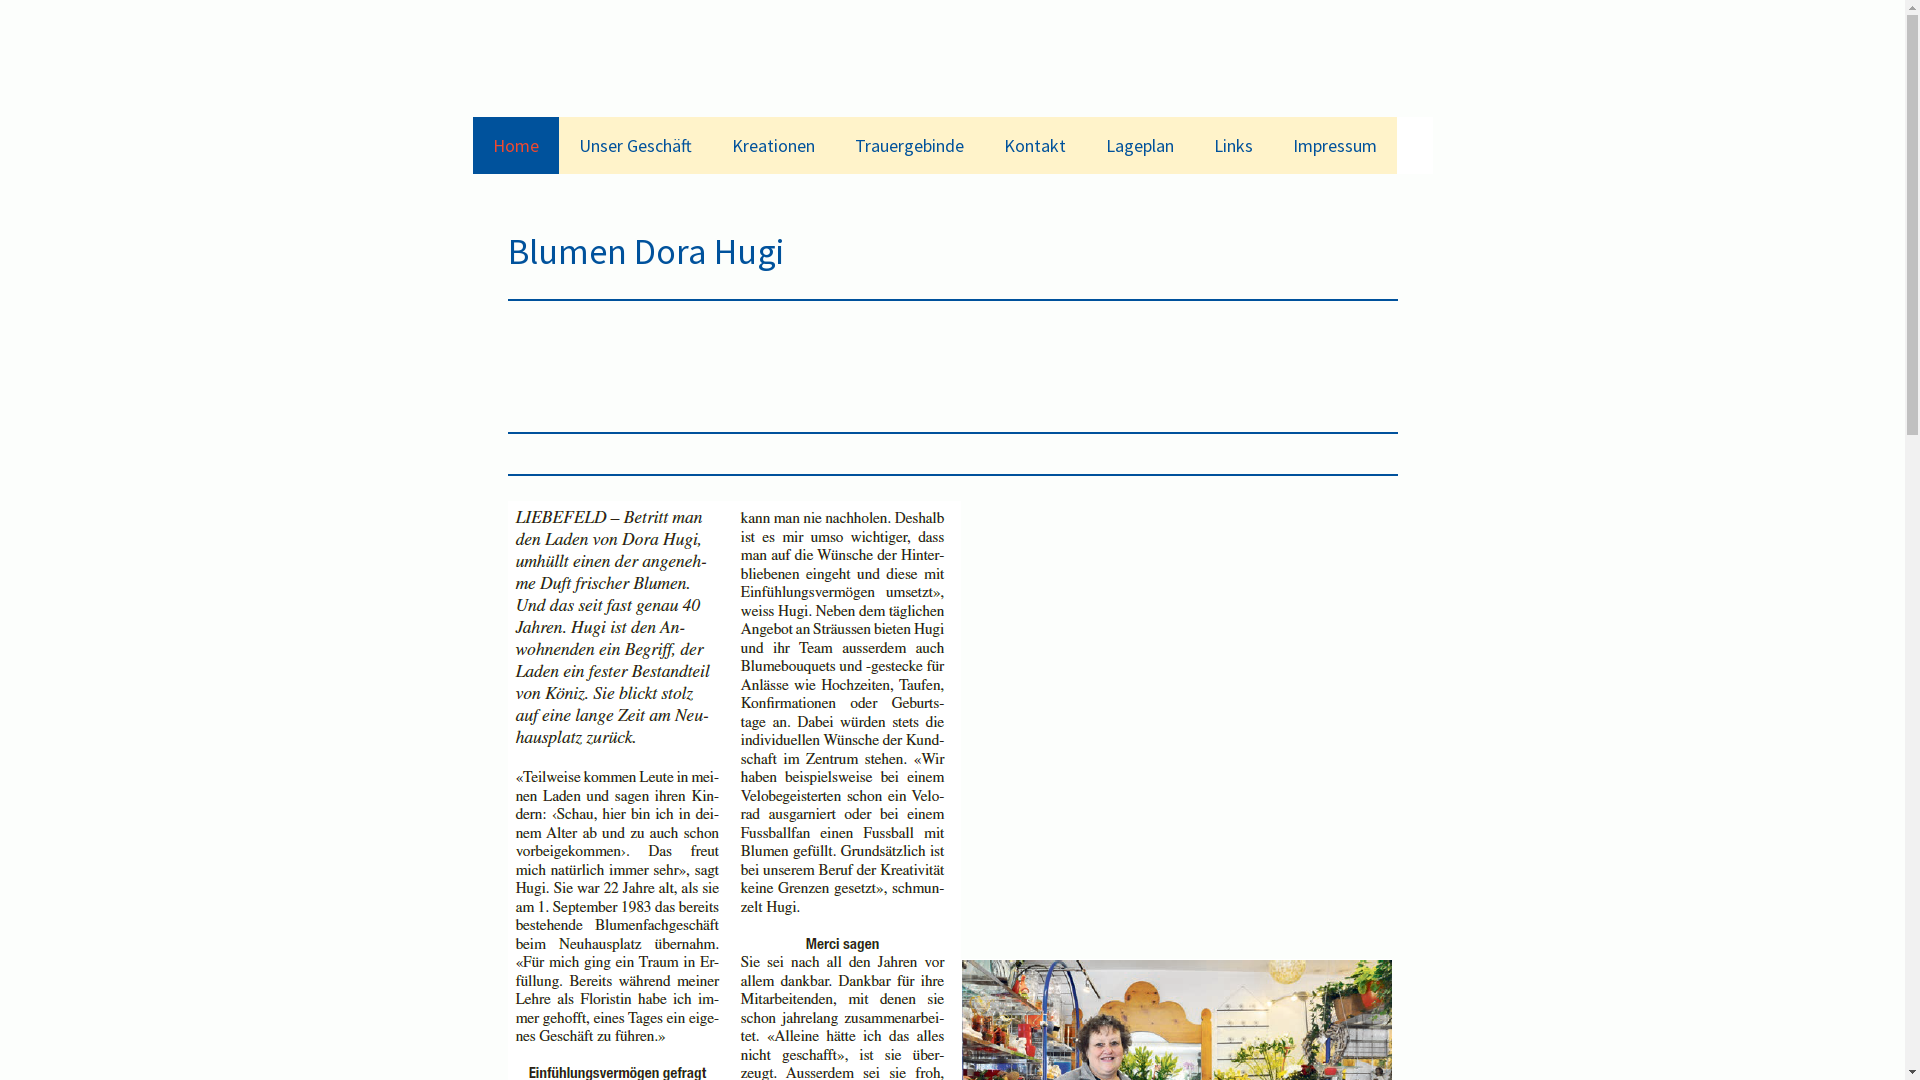  What do you see at coordinates (907, 144) in the screenshot?
I see `'Trauergebinde'` at bounding box center [907, 144].